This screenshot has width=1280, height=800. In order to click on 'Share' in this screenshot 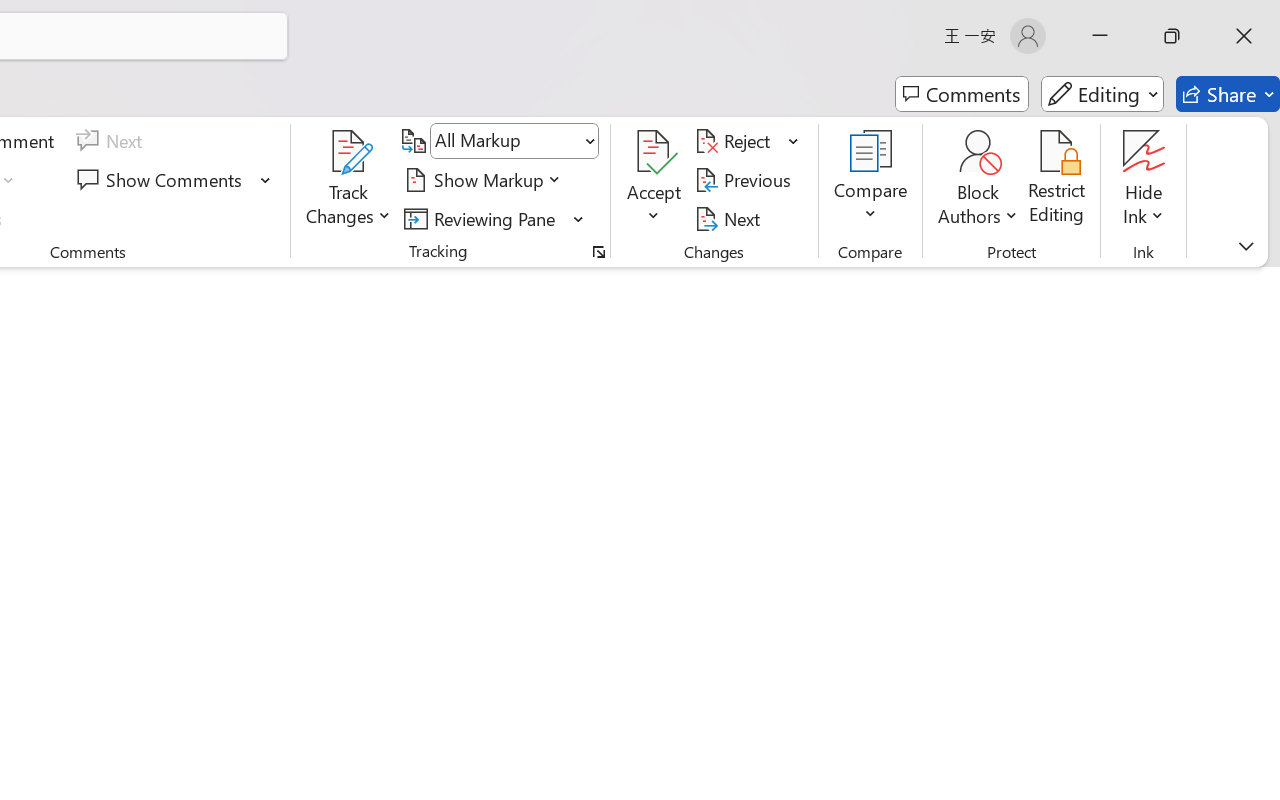, I will do `click(1227, 94)`.